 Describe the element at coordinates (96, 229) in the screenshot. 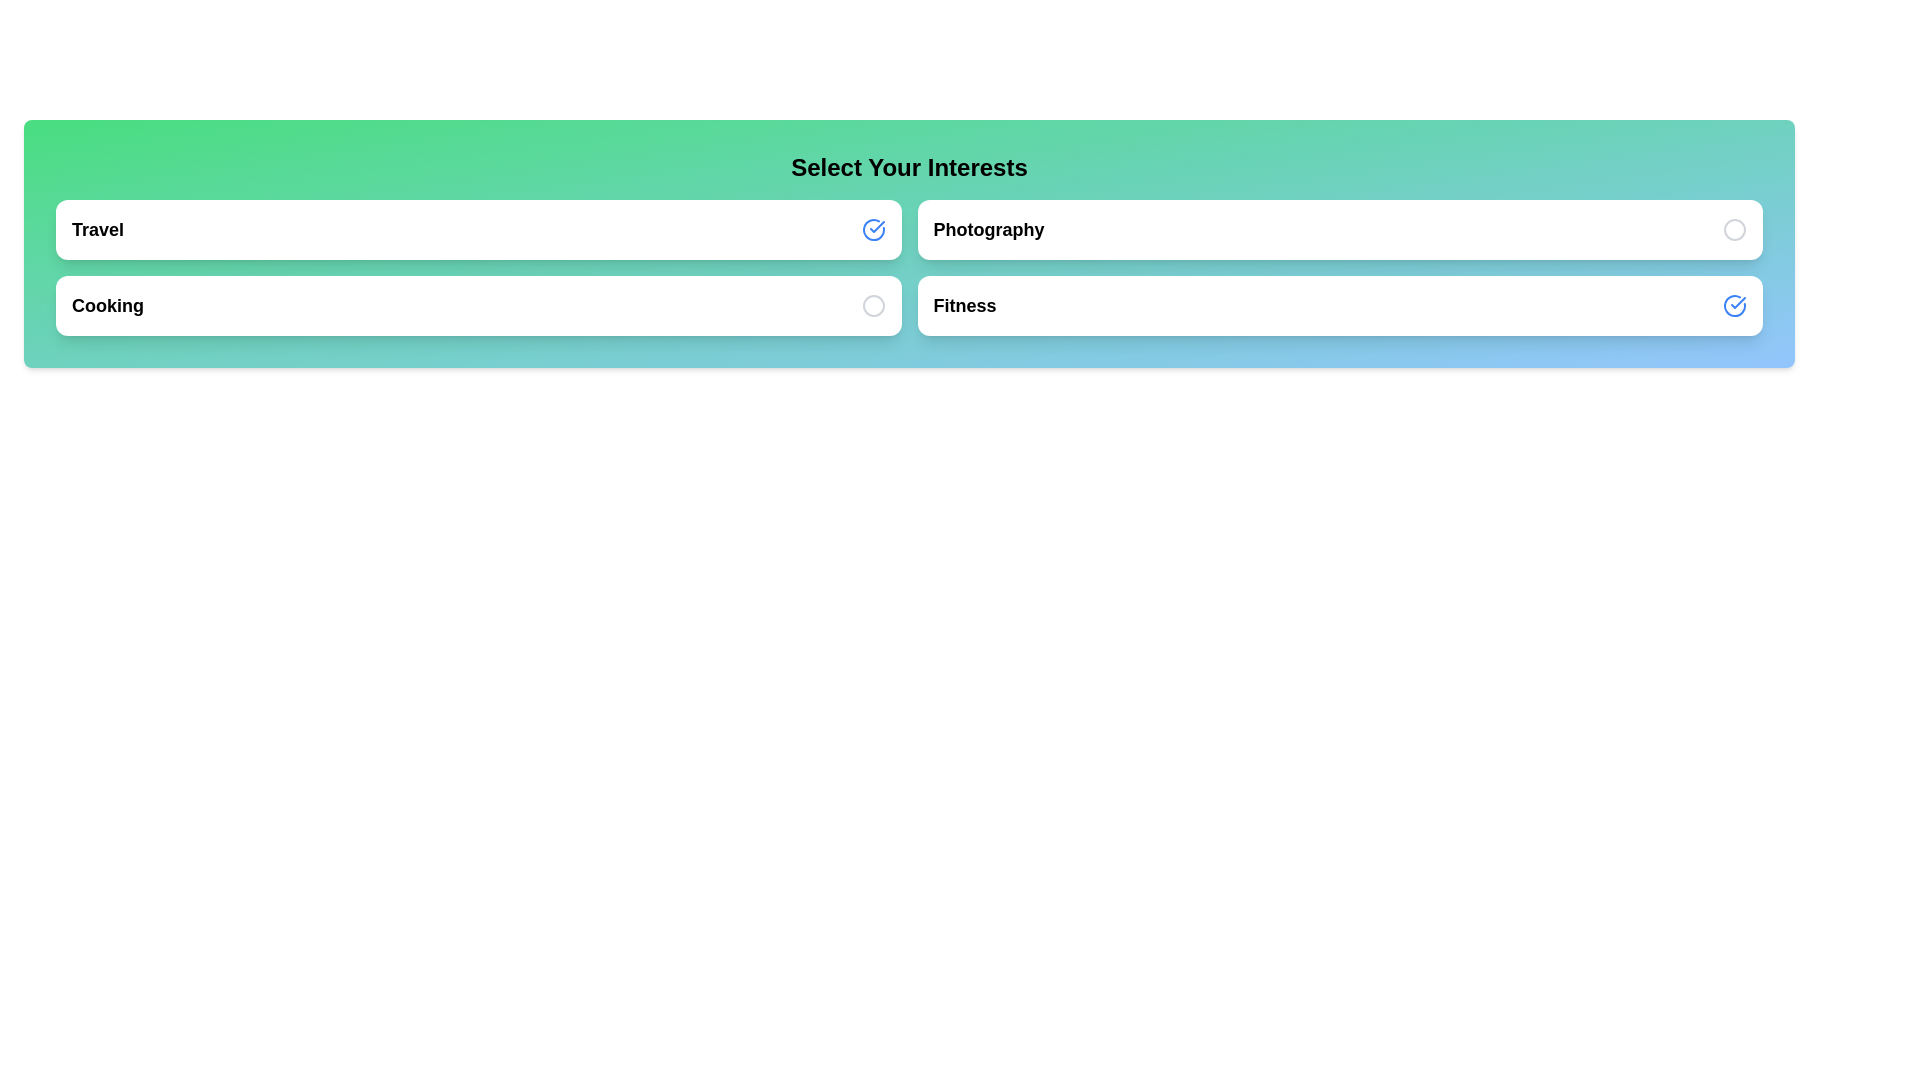

I see `the text label of Travel` at that location.